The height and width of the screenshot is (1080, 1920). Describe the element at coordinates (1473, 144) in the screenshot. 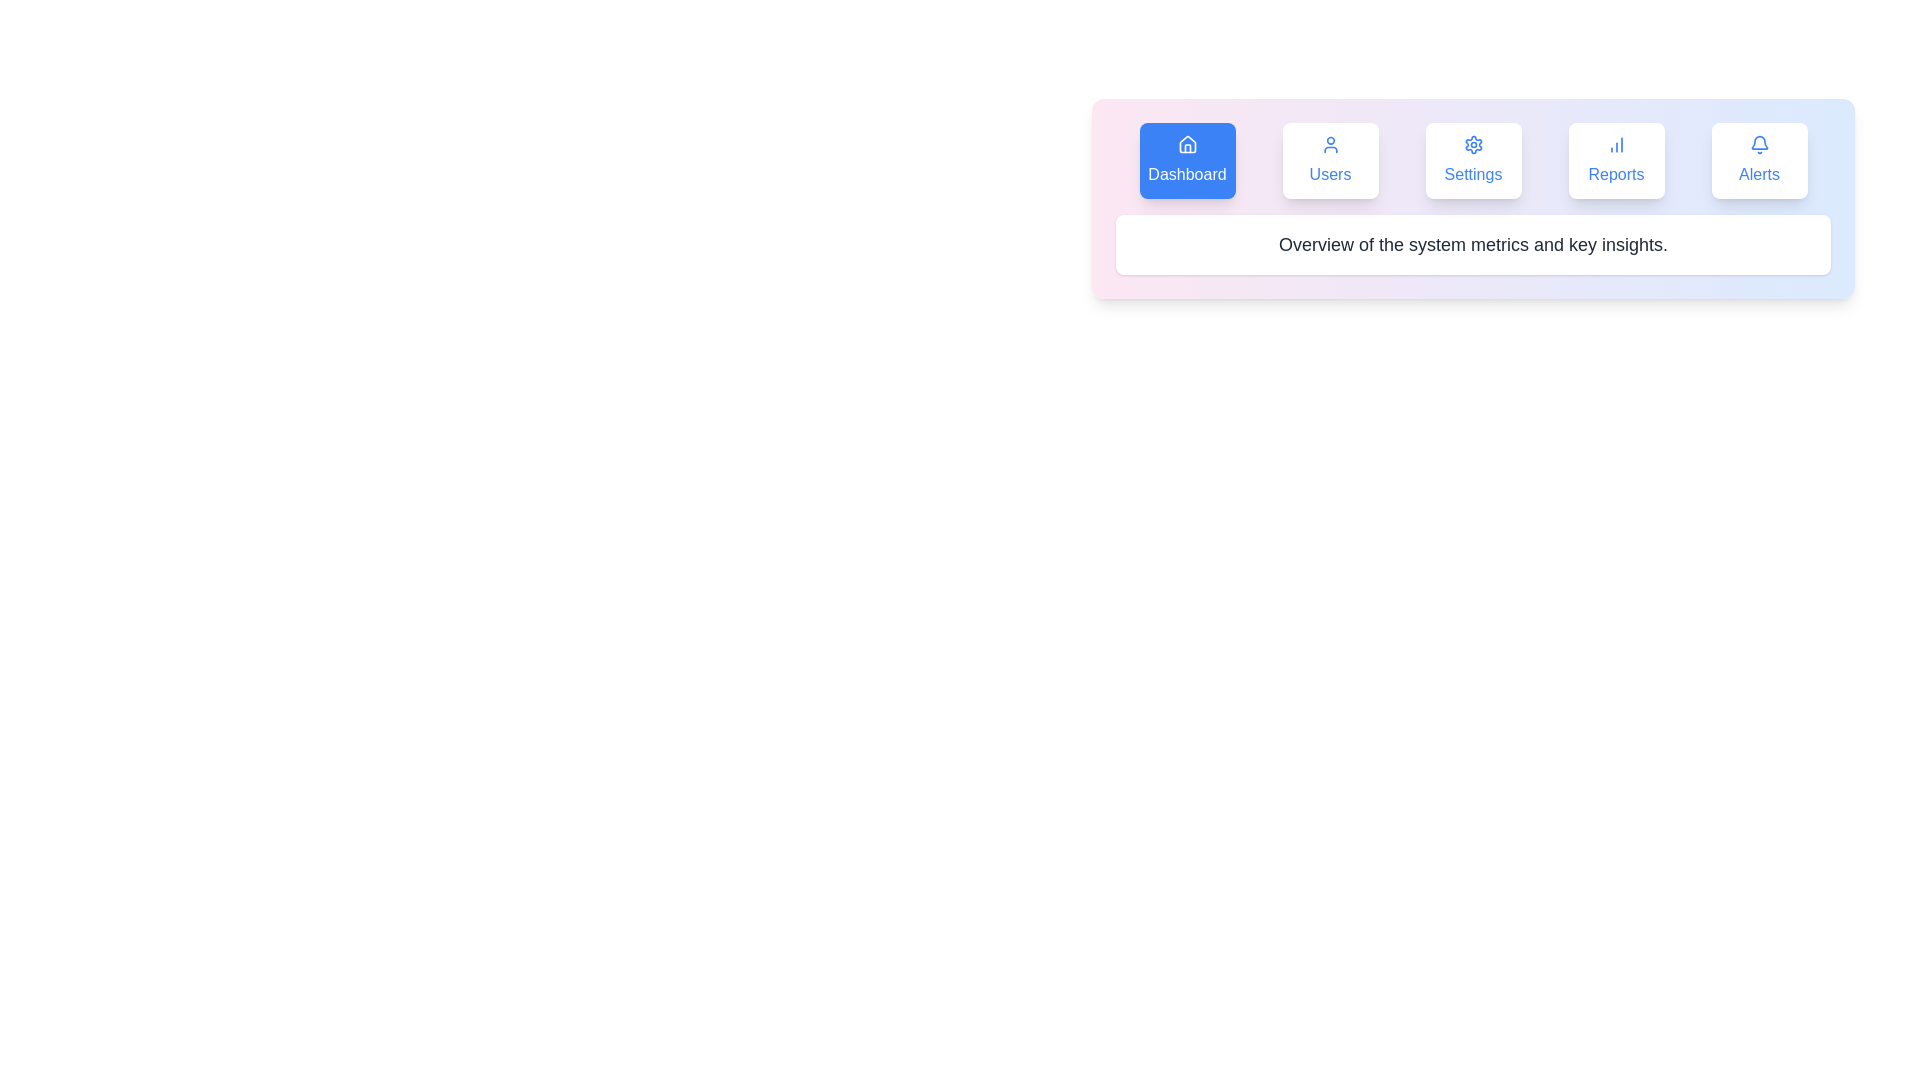

I see `the gear icon above the 'Settings' label` at that location.